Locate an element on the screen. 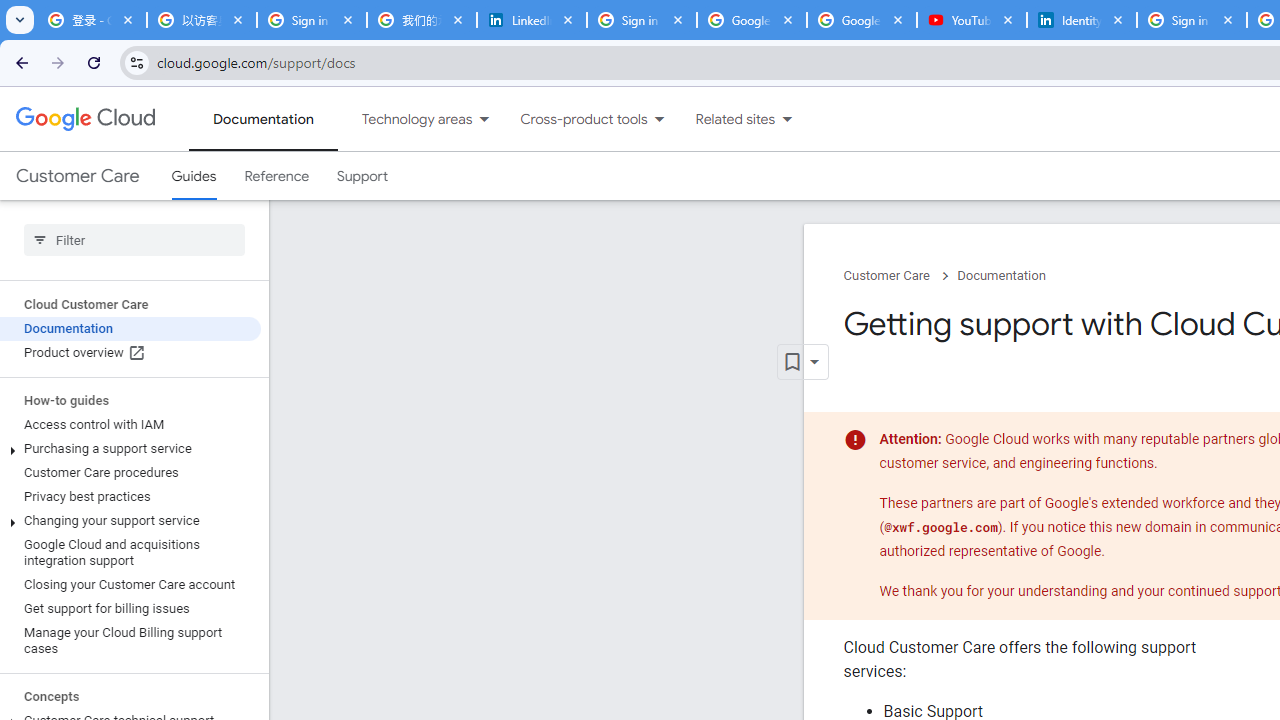 This screenshot has height=720, width=1280. 'Changing your support service' is located at coordinates (129, 519).